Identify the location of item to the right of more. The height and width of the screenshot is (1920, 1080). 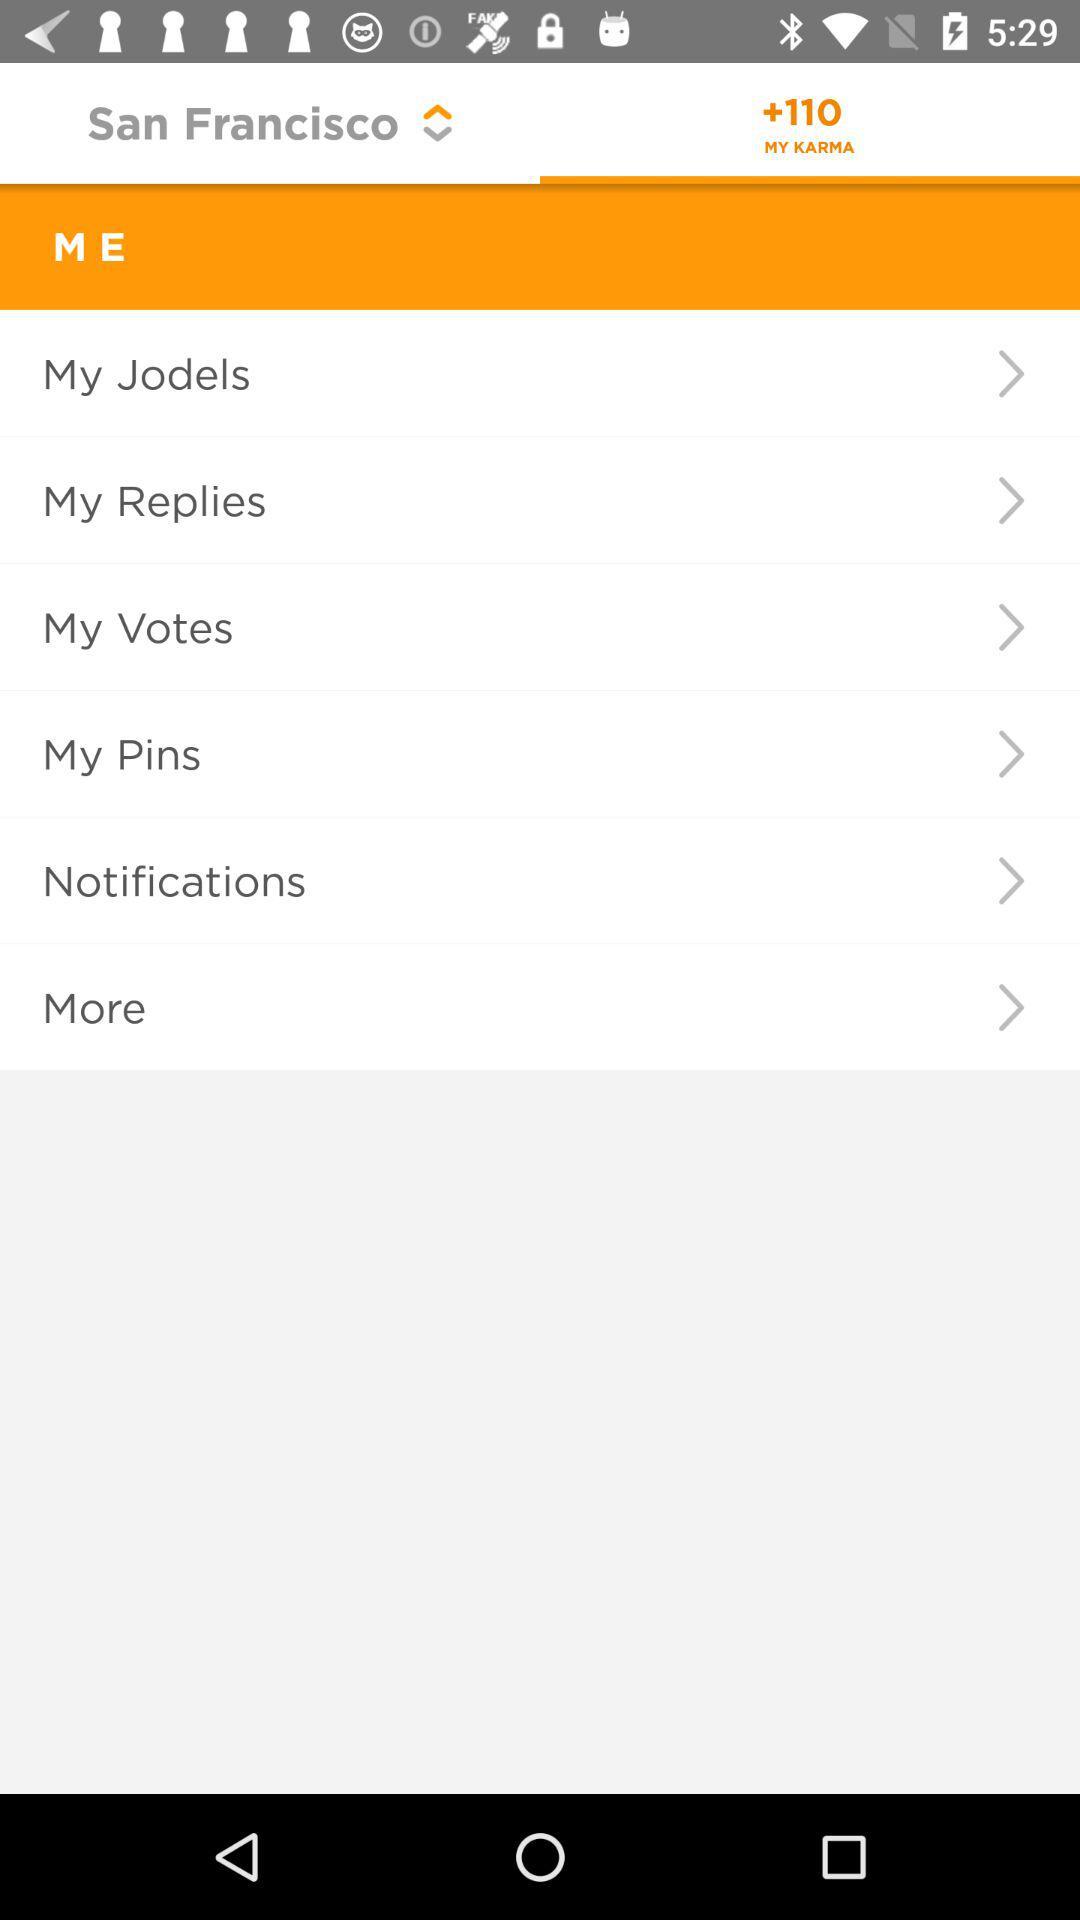
(1011, 1007).